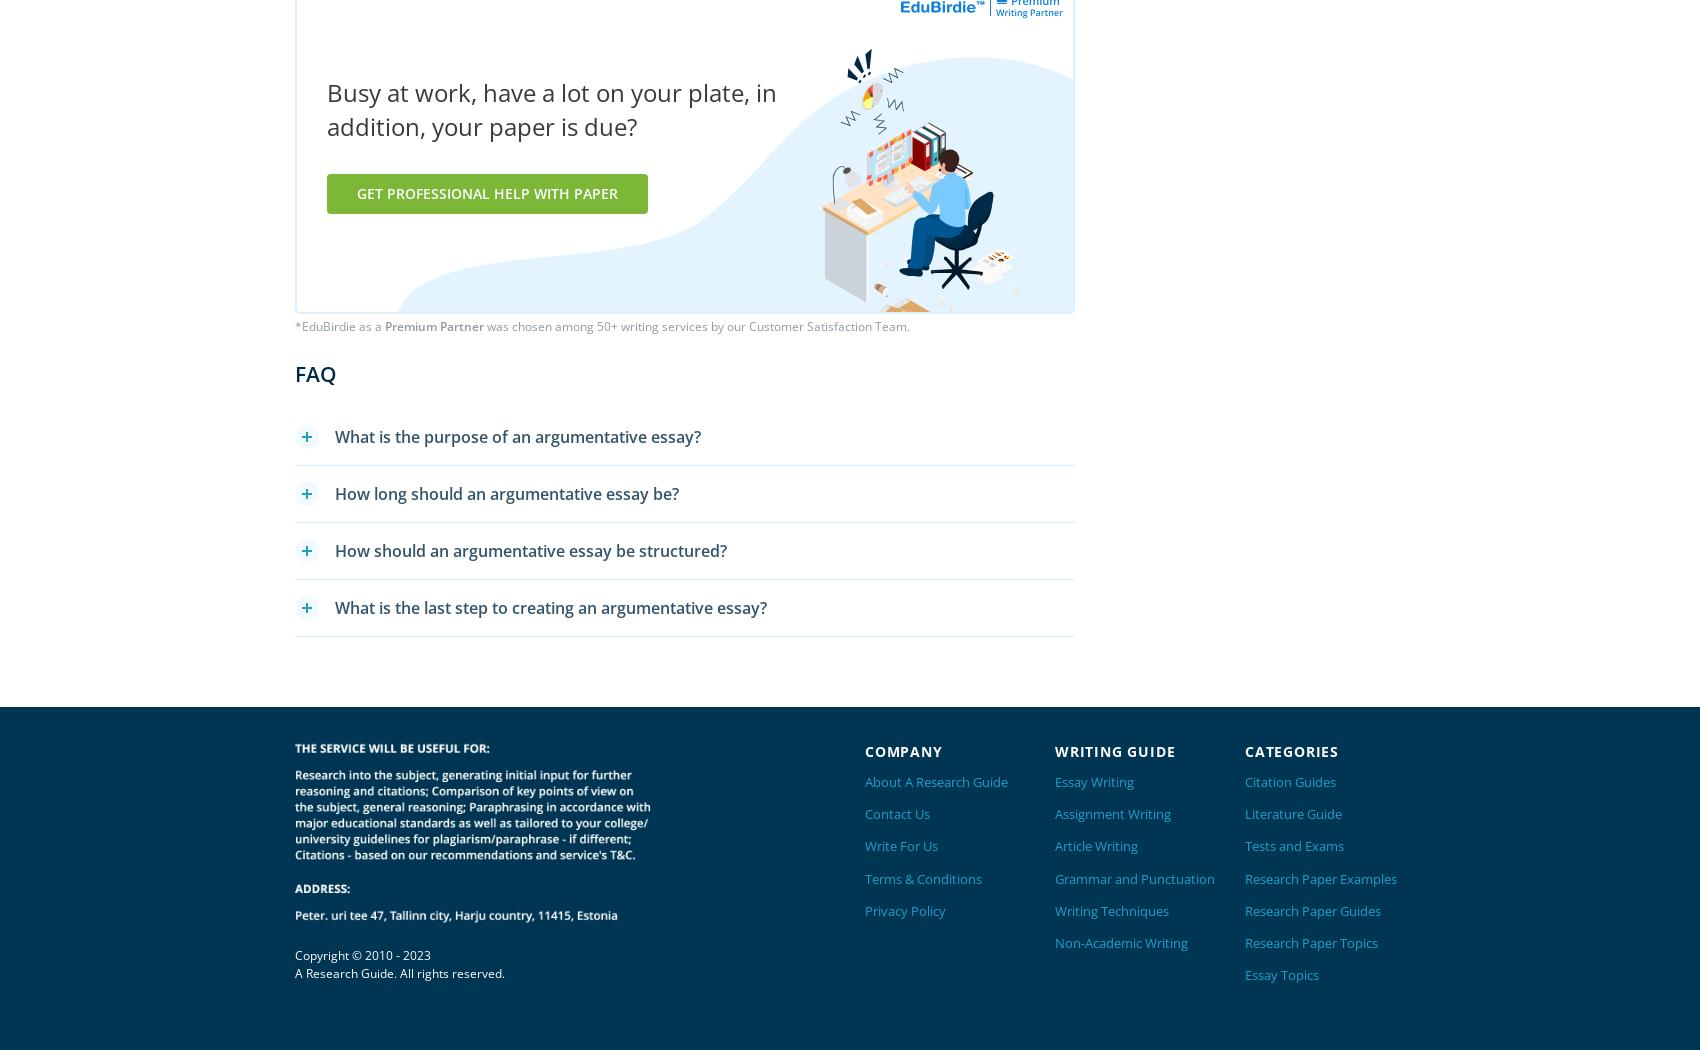 This screenshot has height=1050, width=1700. I want to click on 'Citation Guides', so click(1290, 782).